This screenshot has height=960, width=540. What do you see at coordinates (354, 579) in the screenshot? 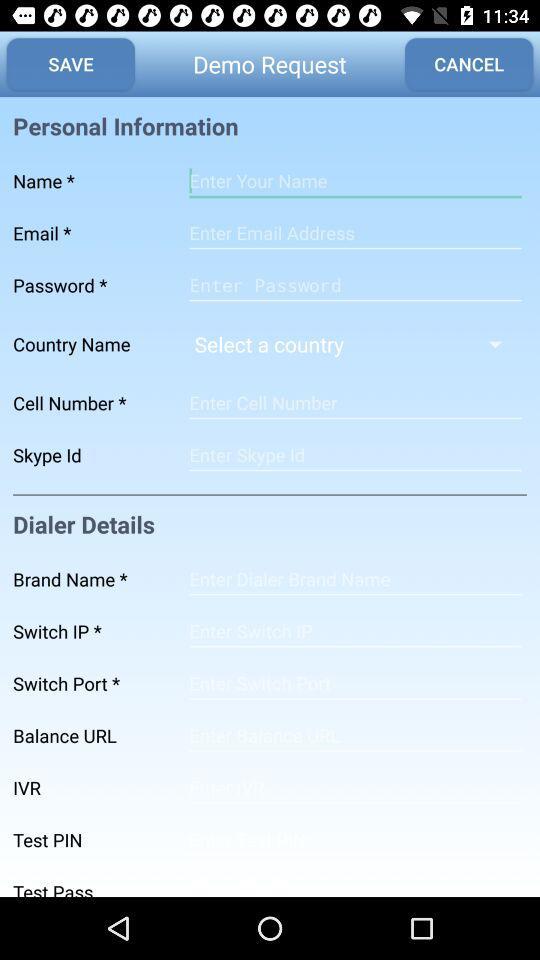
I see `address page` at bounding box center [354, 579].